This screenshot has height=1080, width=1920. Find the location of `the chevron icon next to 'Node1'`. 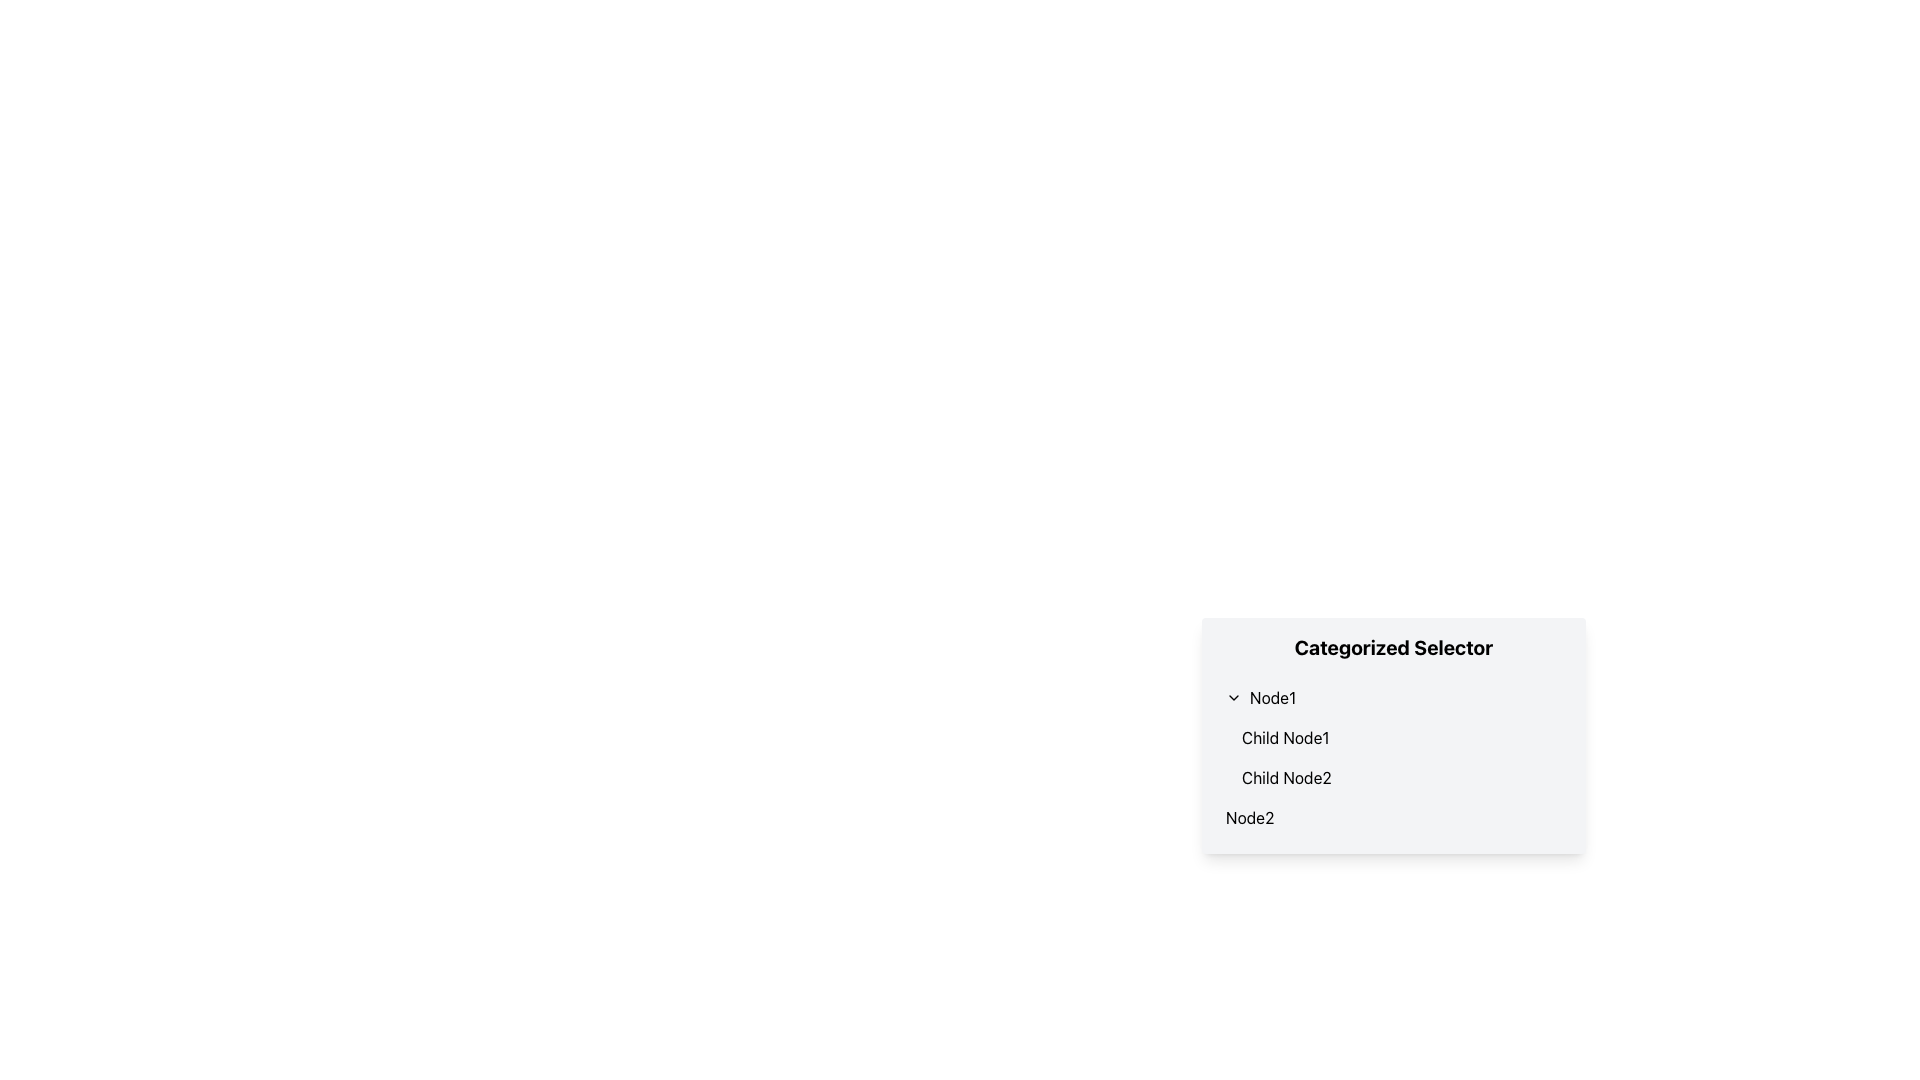

the chevron icon next to 'Node1' is located at coordinates (1232, 697).